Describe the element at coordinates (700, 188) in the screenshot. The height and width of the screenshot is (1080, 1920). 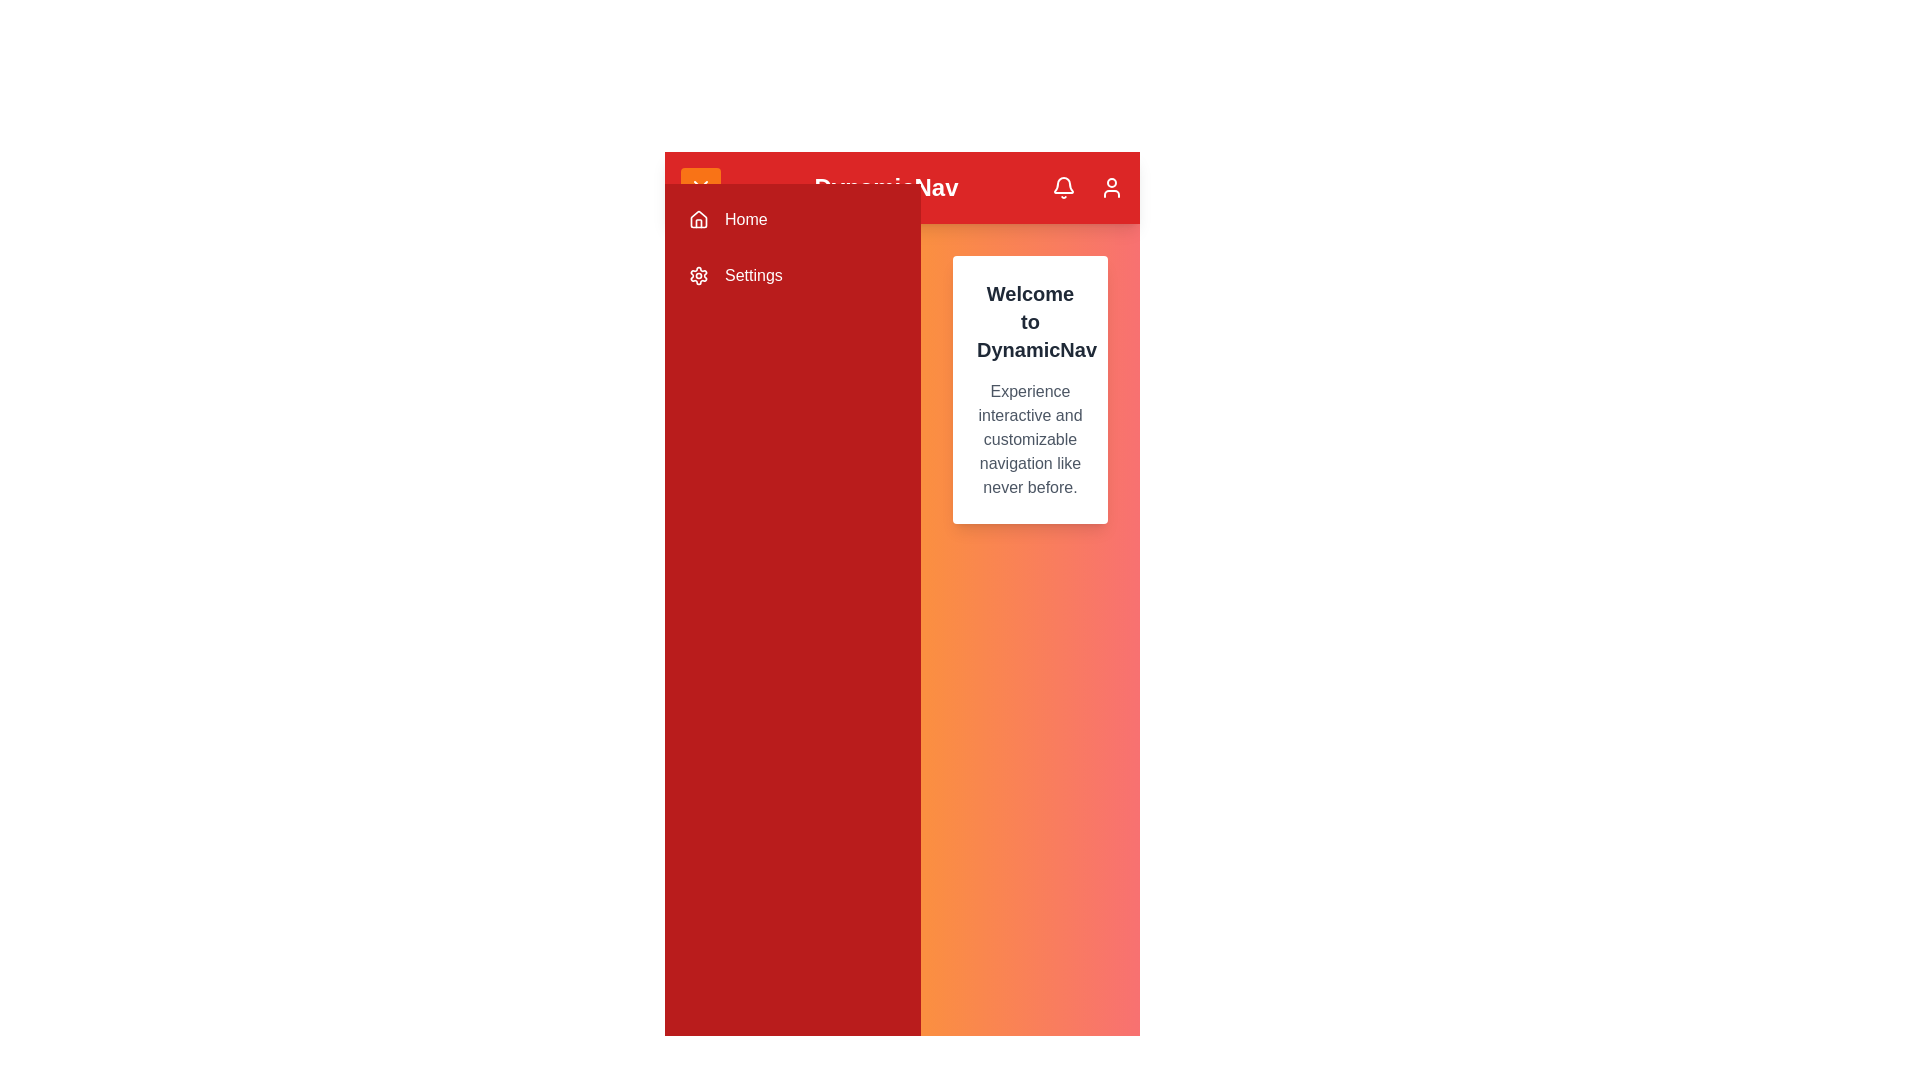
I see `toggle button to change the navigation drawer visibility` at that location.